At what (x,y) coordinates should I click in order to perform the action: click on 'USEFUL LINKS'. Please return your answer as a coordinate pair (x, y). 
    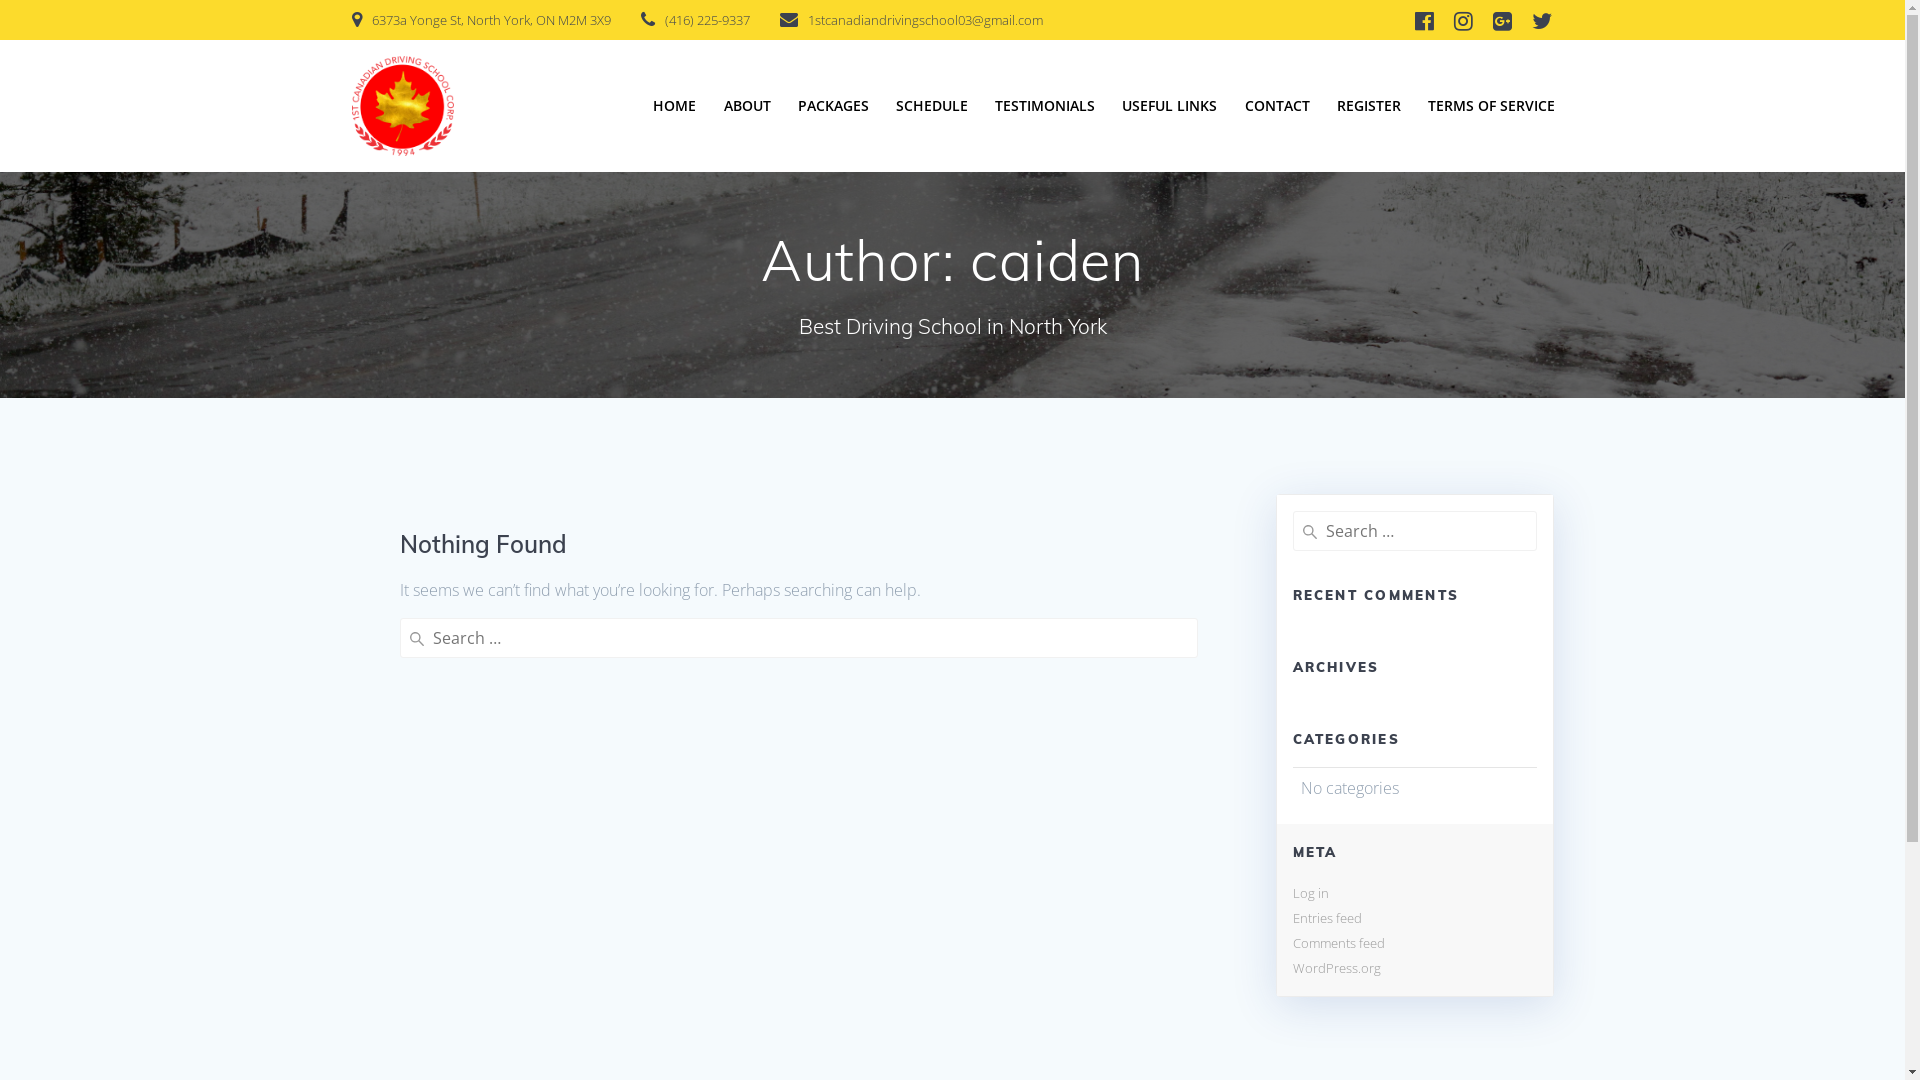
    Looking at the image, I should click on (1169, 105).